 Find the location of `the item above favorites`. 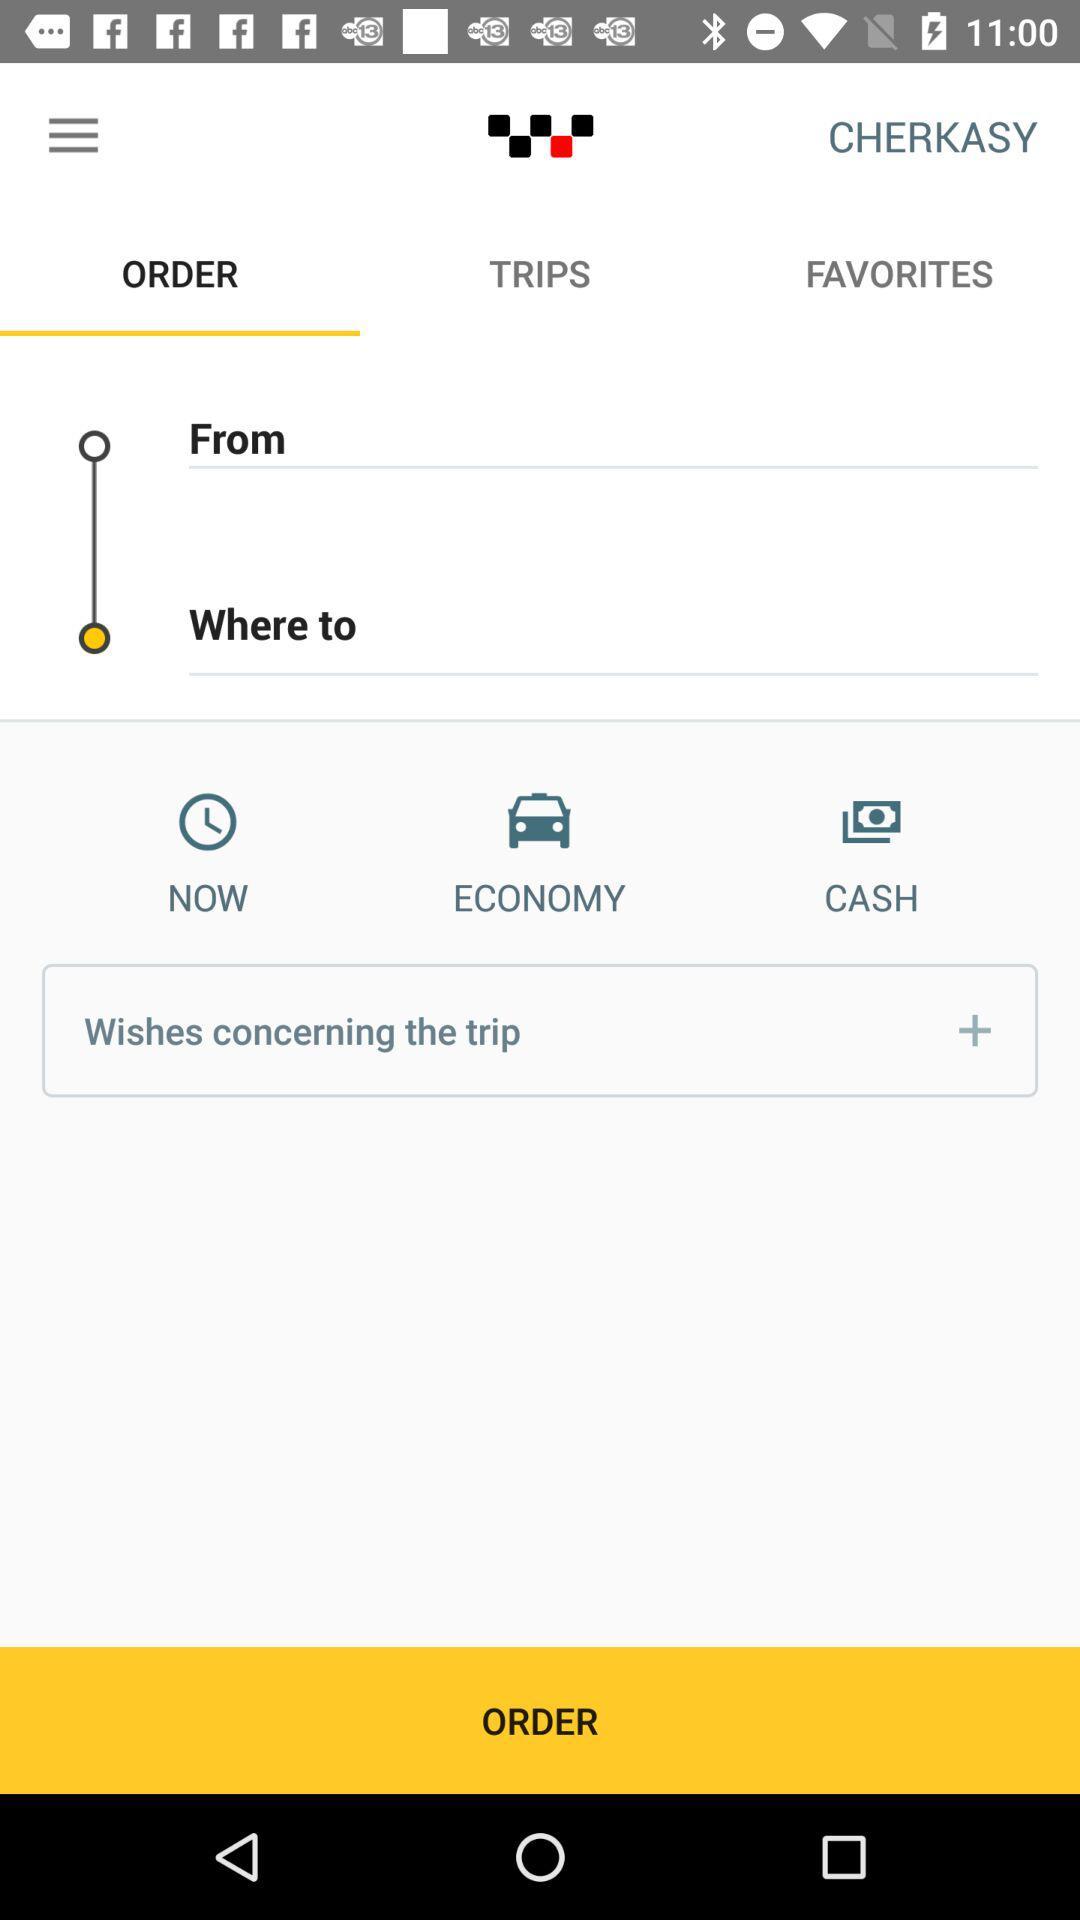

the item above favorites is located at coordinates (933, 135).